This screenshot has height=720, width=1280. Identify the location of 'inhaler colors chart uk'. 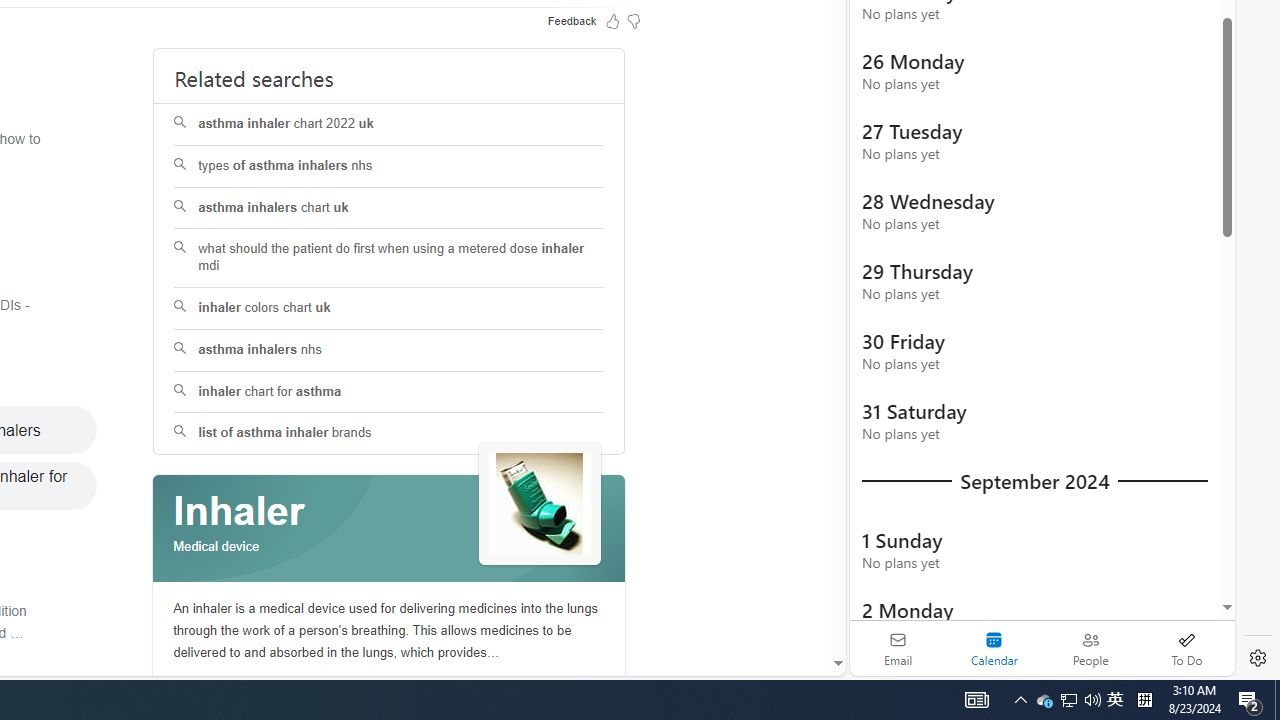
(389, 308).